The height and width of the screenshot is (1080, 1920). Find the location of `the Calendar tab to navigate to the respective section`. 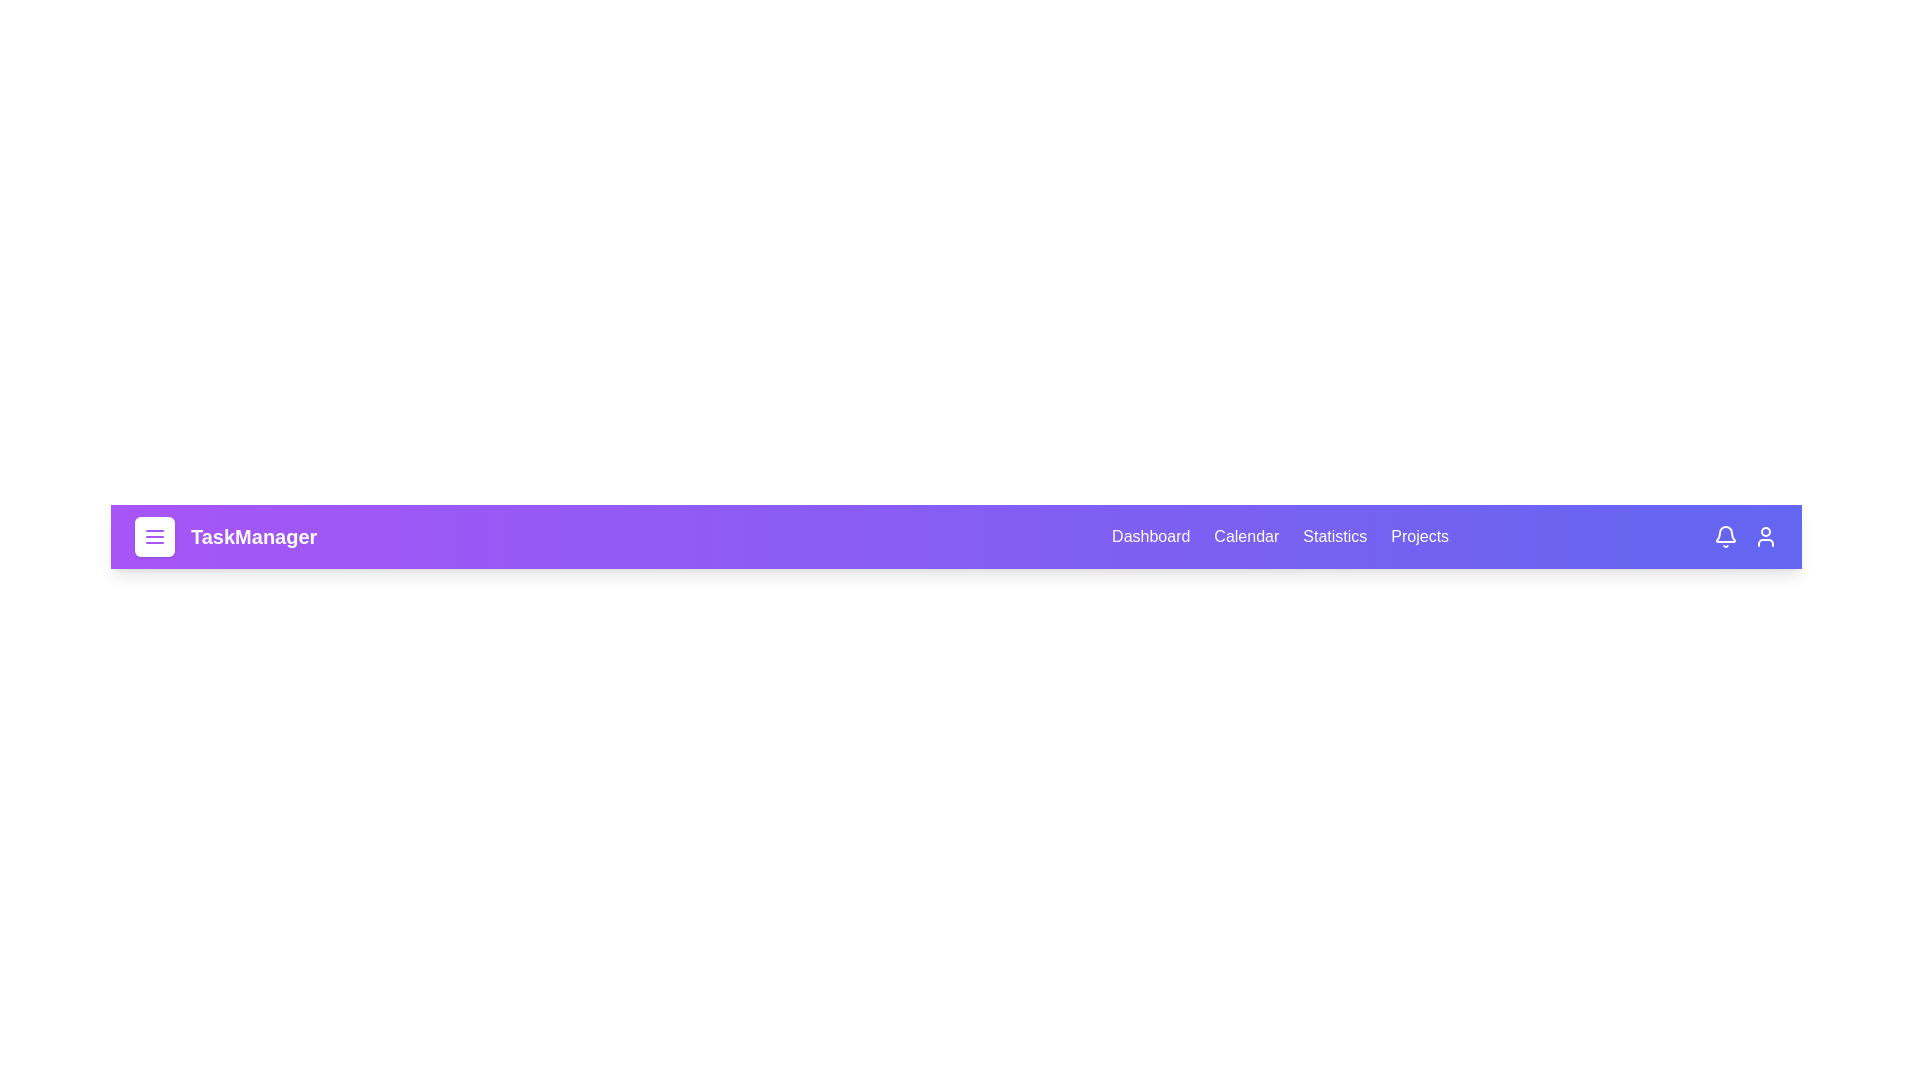

the Calendar tab to navigate to the respective section is located at coordinates (1245, 535).